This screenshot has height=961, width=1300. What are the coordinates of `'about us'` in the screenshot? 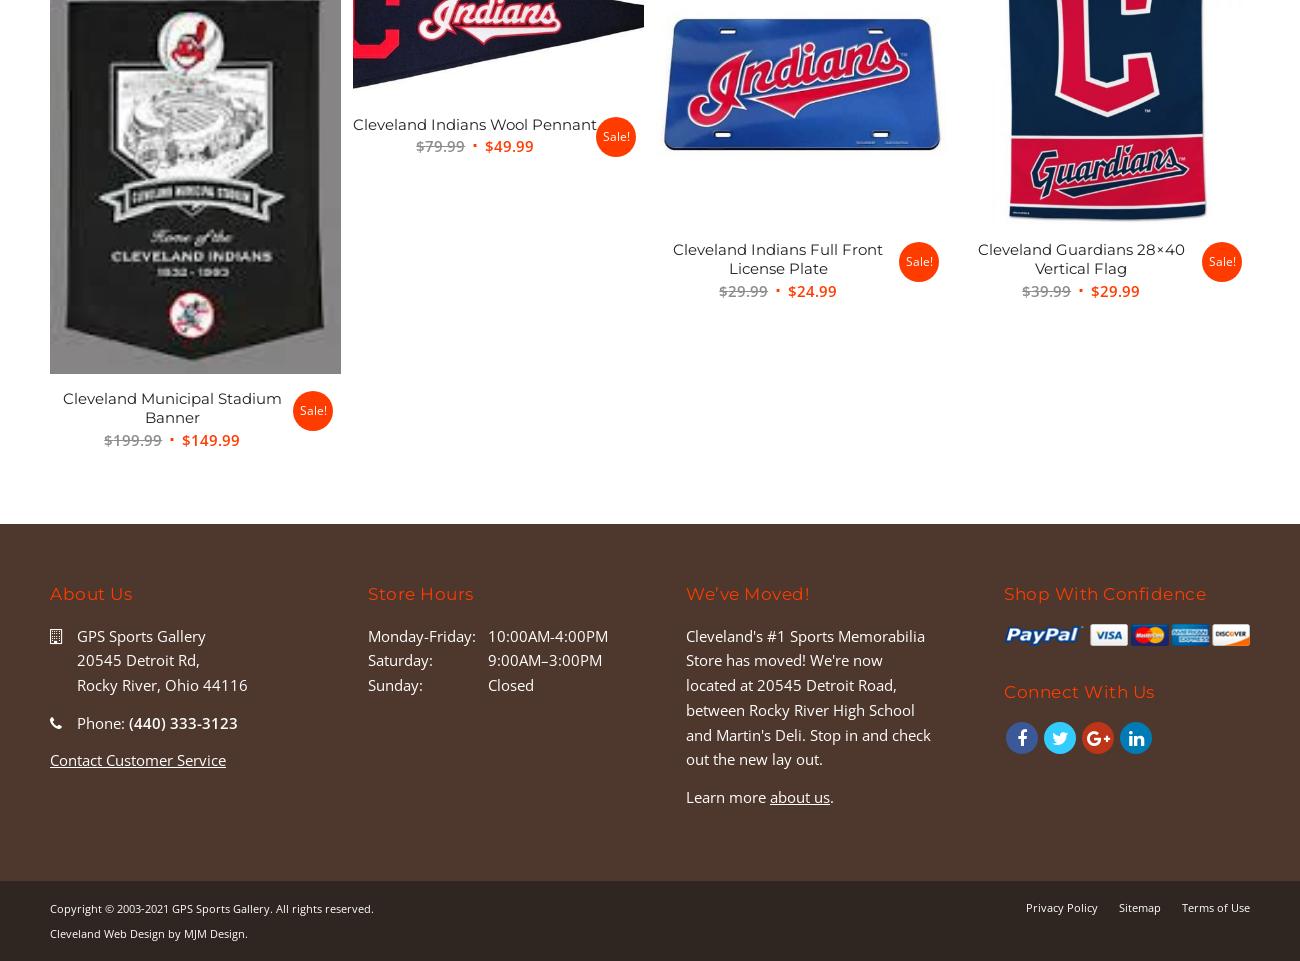 It's located at (799, 794).